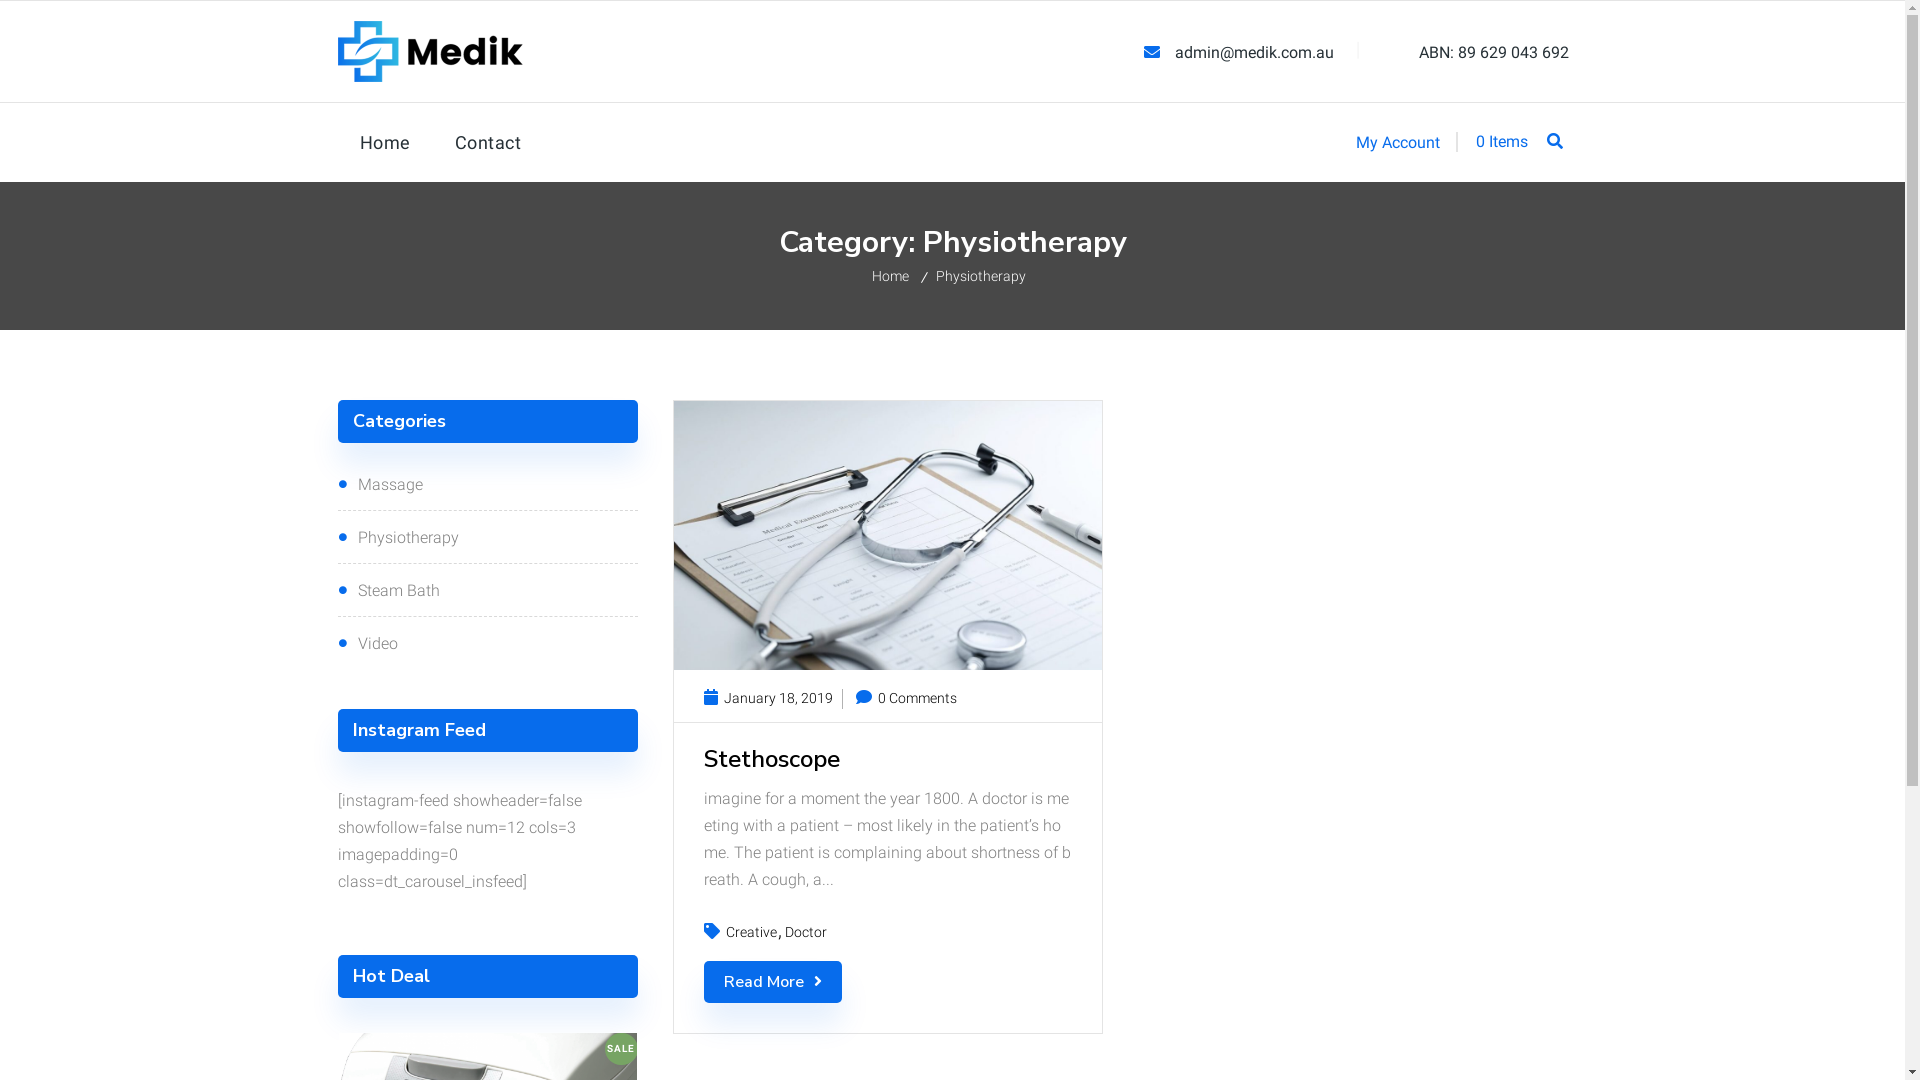 Image resolution: width=1920 pixels, height=1080 pixels. I want to click on 'admin@medik.com.au', so click(1257, 50).